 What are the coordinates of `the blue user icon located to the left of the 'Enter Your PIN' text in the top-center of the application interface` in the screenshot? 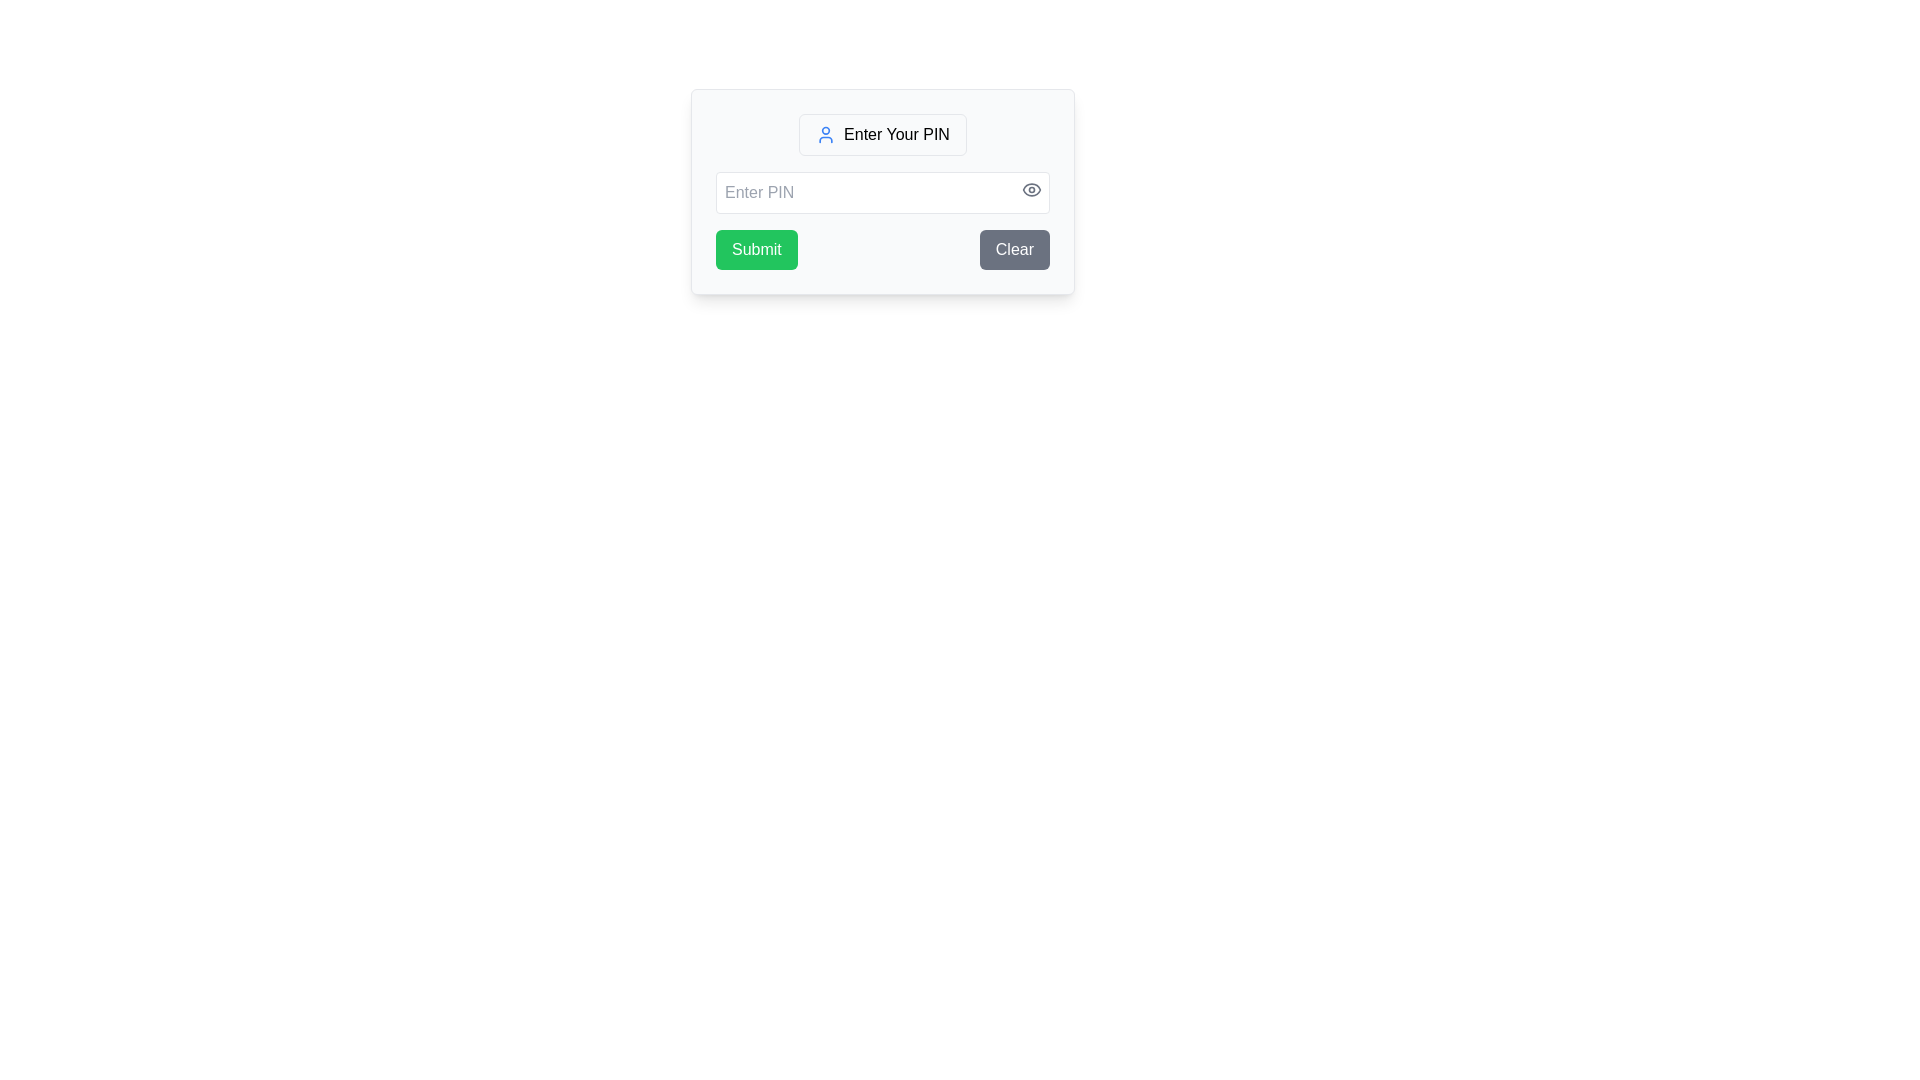 It's located at (826, 135).